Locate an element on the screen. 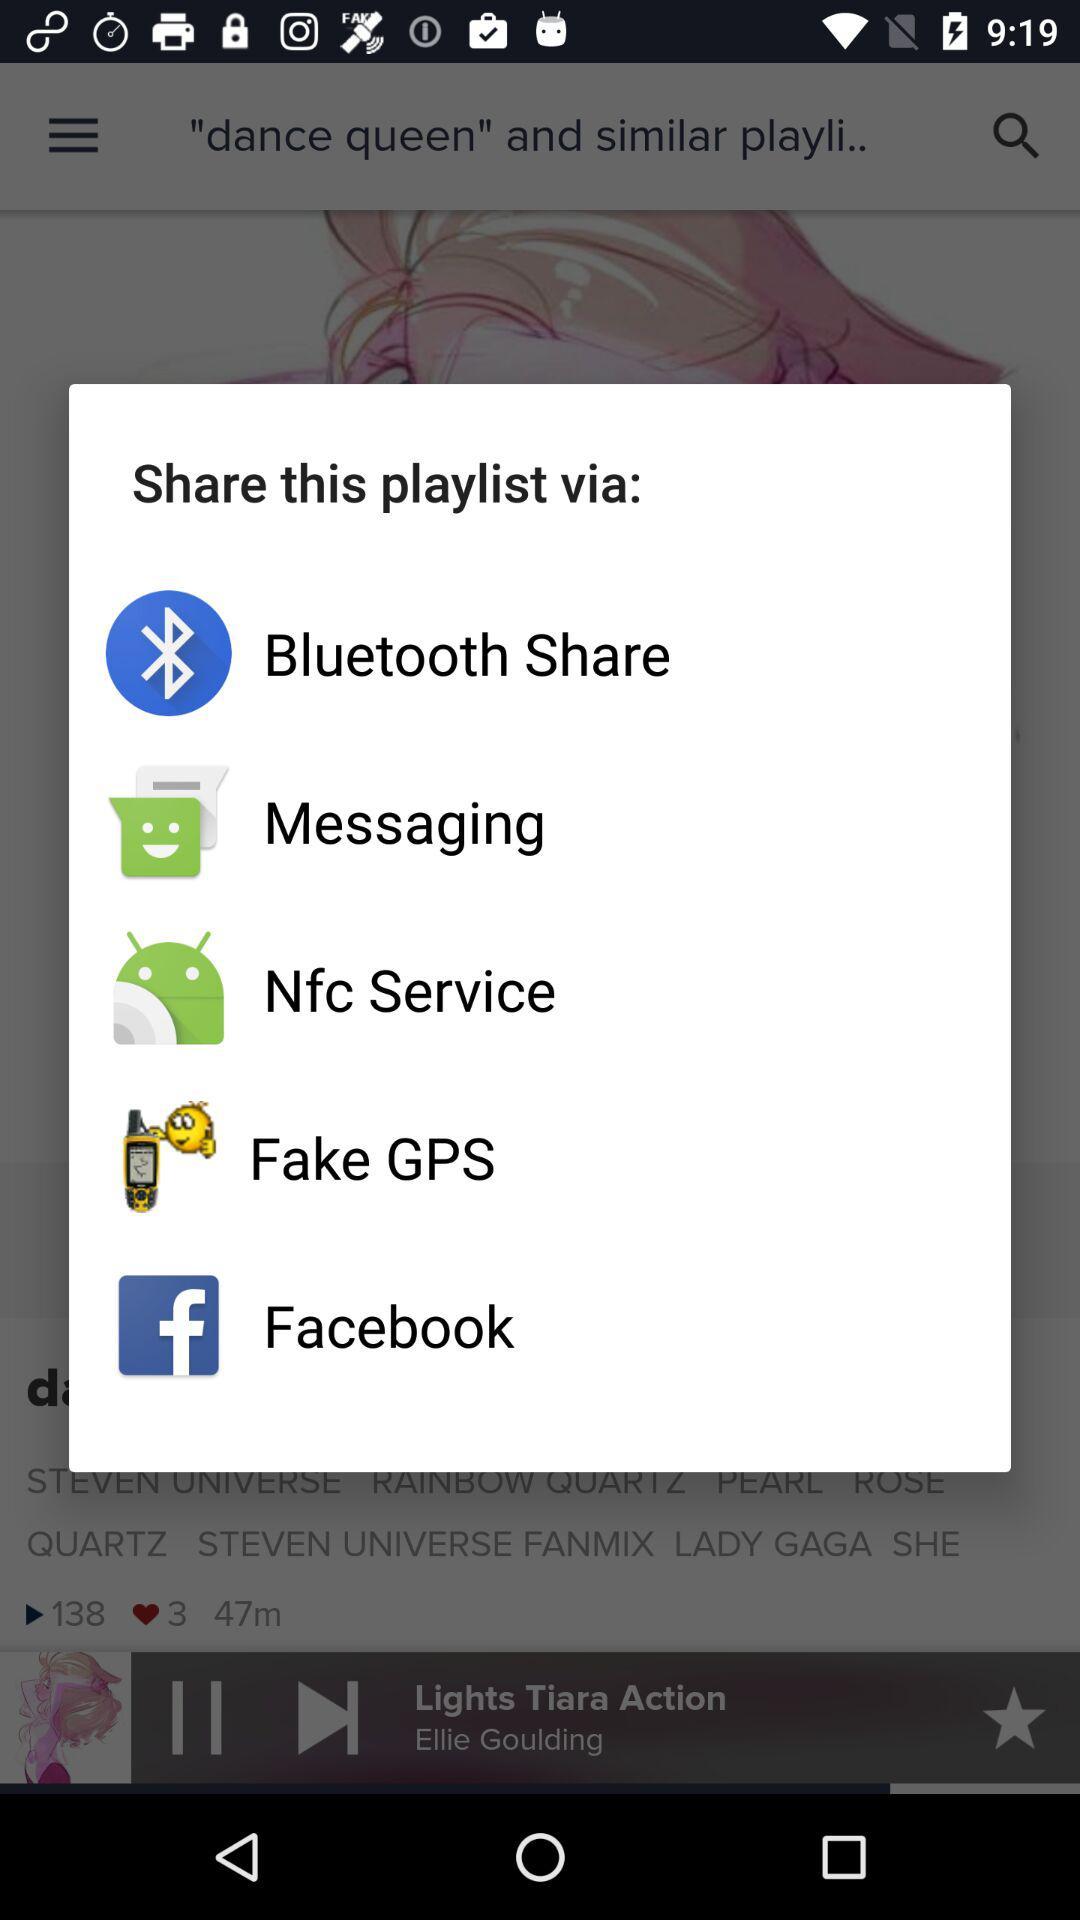  nfc service icon is located at coordinates (540, 989).